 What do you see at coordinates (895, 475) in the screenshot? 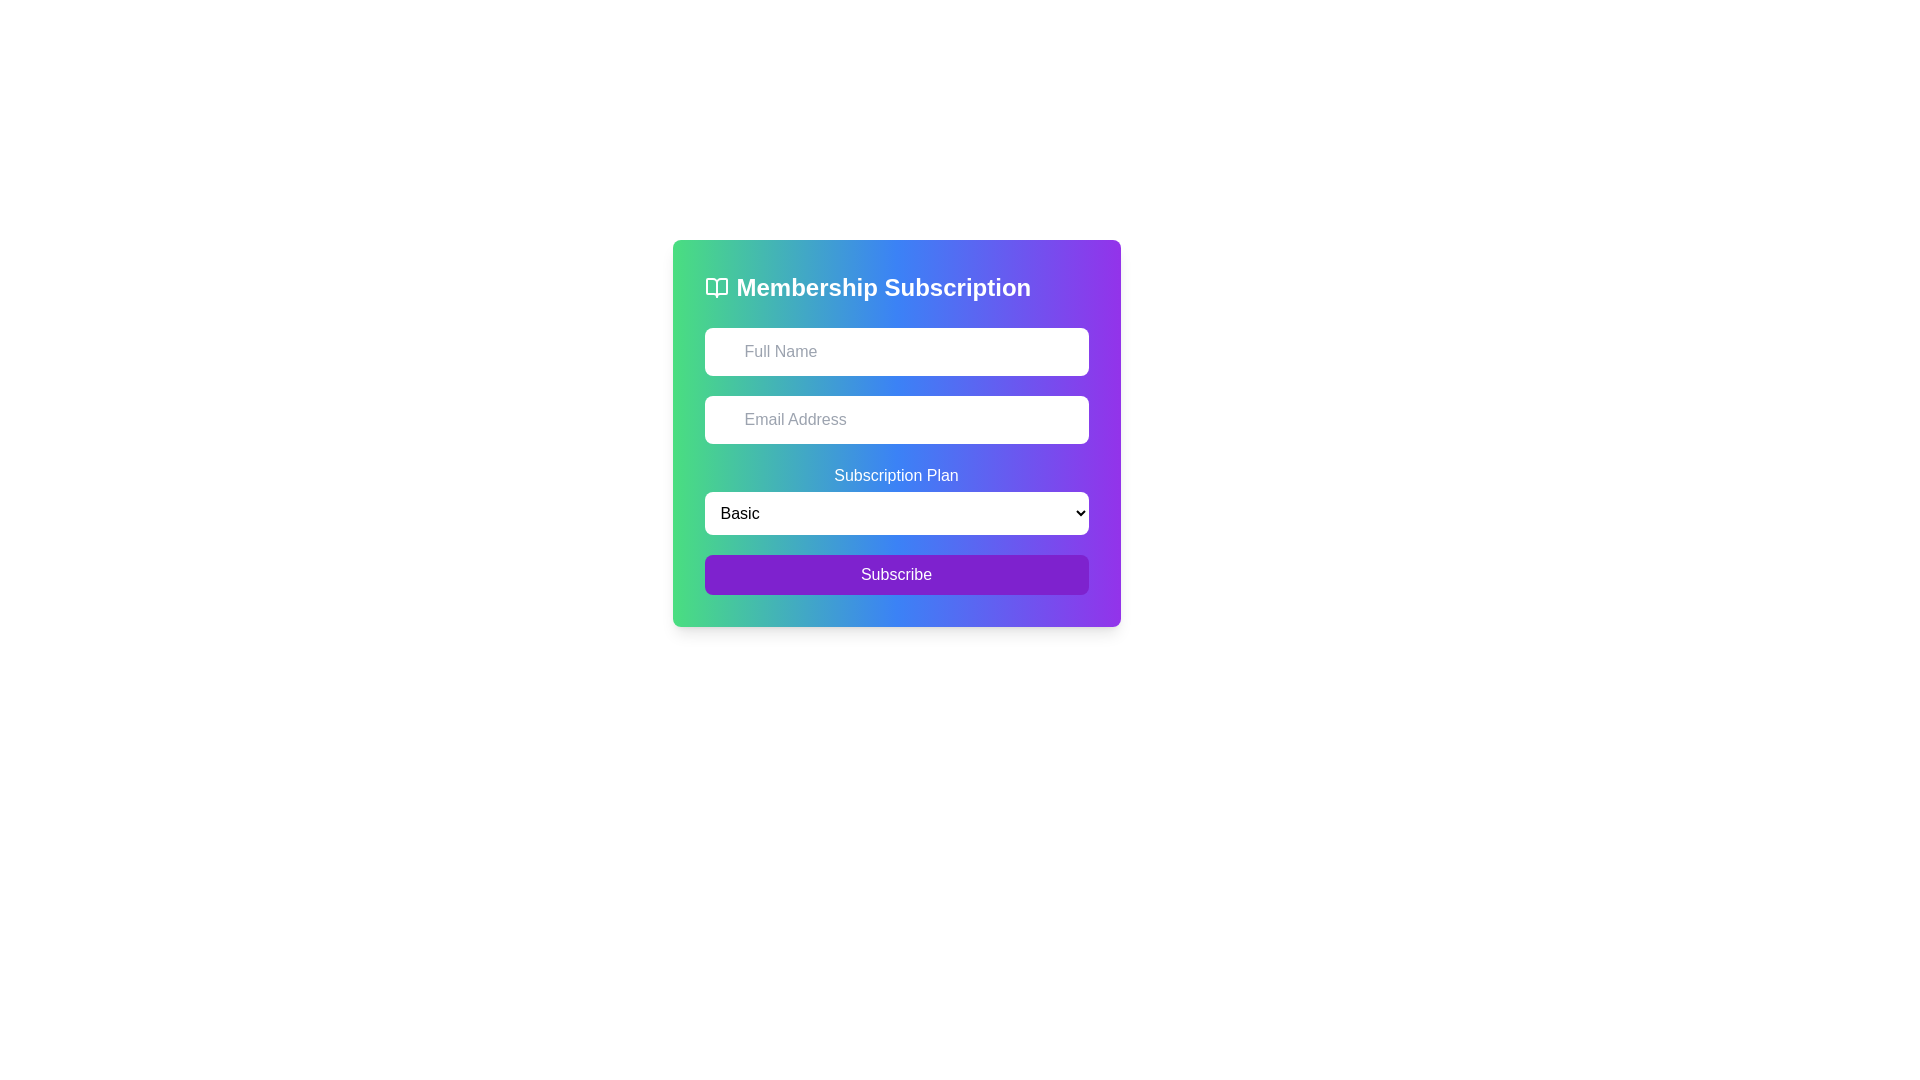
I see `the 'Subscription Plan' label which displays in white font on a gradient background, located above the dropdown menu in the 'Membership Subscription' form` at bounding box center [895, 475].